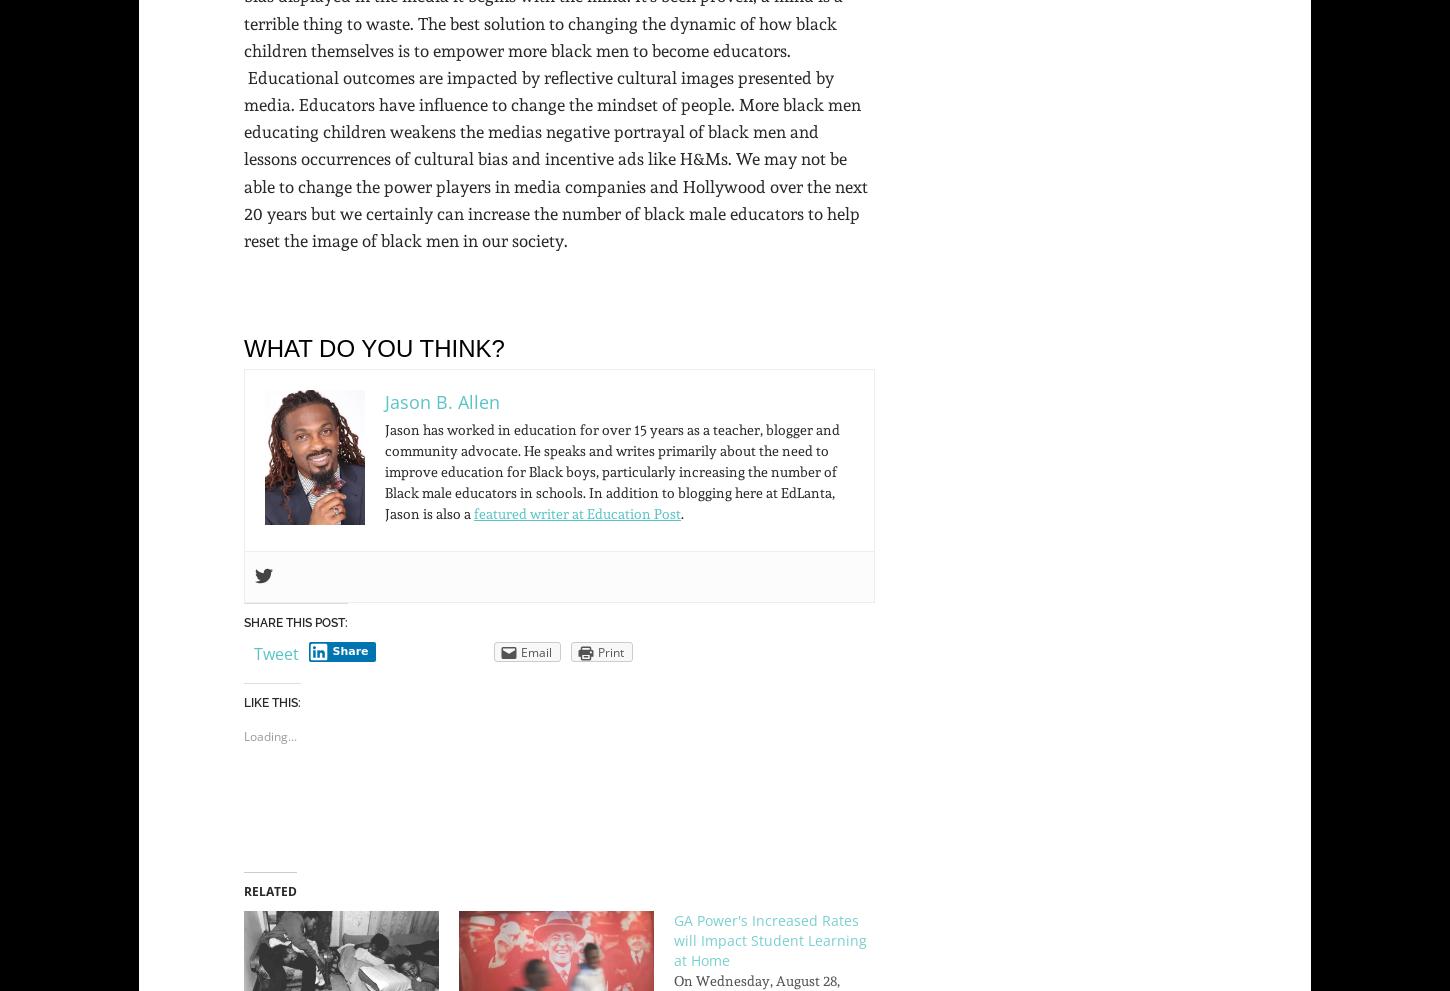 The height and width of the screenshot is (991, 1450). I want to click on 'WHAT DO YOU THINK?', so click(372, 348).